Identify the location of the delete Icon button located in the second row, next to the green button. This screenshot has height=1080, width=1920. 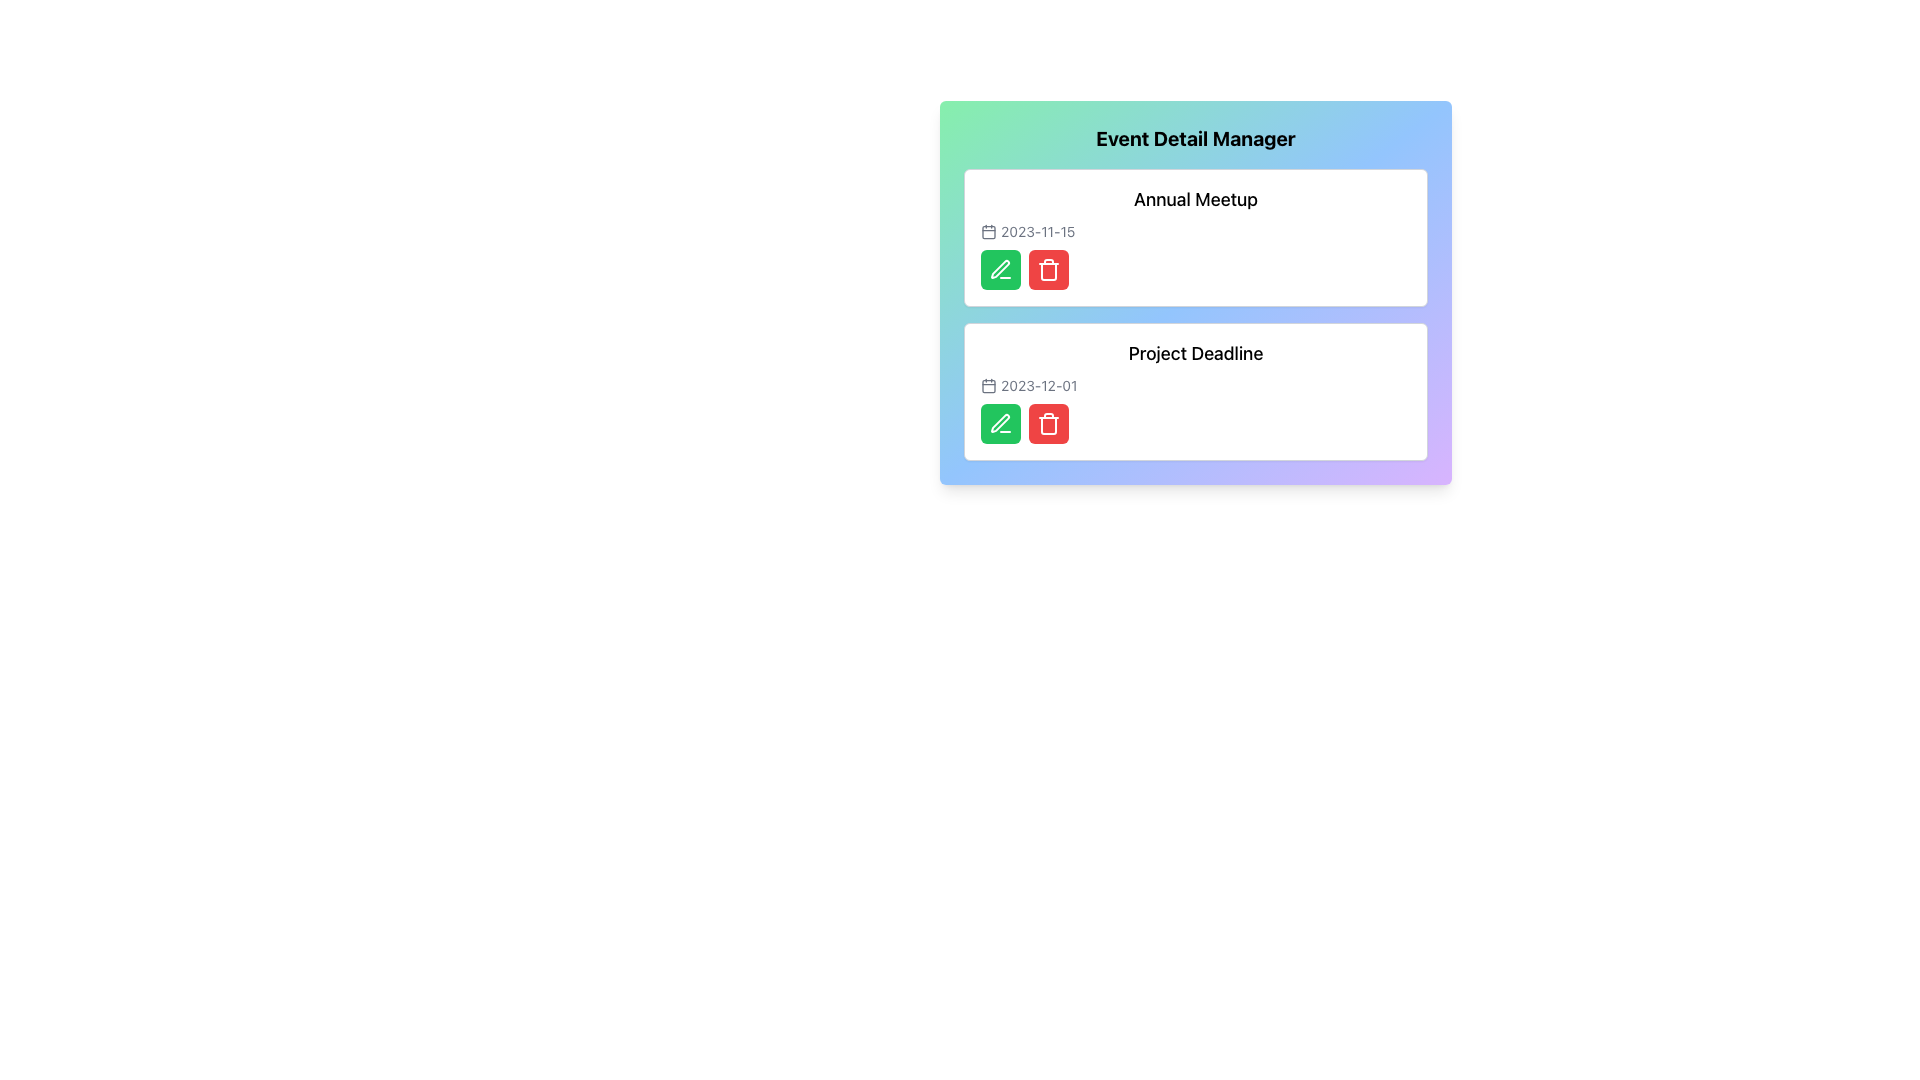
(1048, 270).